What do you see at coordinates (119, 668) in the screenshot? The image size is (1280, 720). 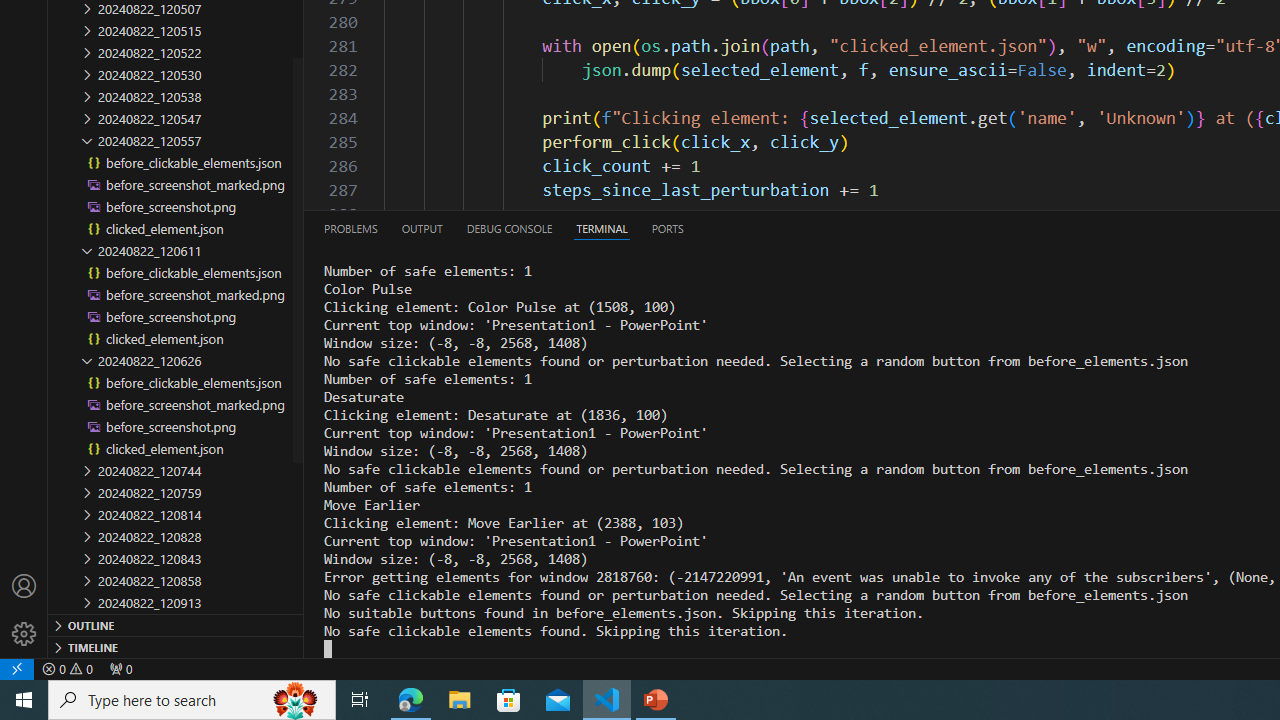 I see `'No Ports Forwarded'` at bounding box center [119, 668].